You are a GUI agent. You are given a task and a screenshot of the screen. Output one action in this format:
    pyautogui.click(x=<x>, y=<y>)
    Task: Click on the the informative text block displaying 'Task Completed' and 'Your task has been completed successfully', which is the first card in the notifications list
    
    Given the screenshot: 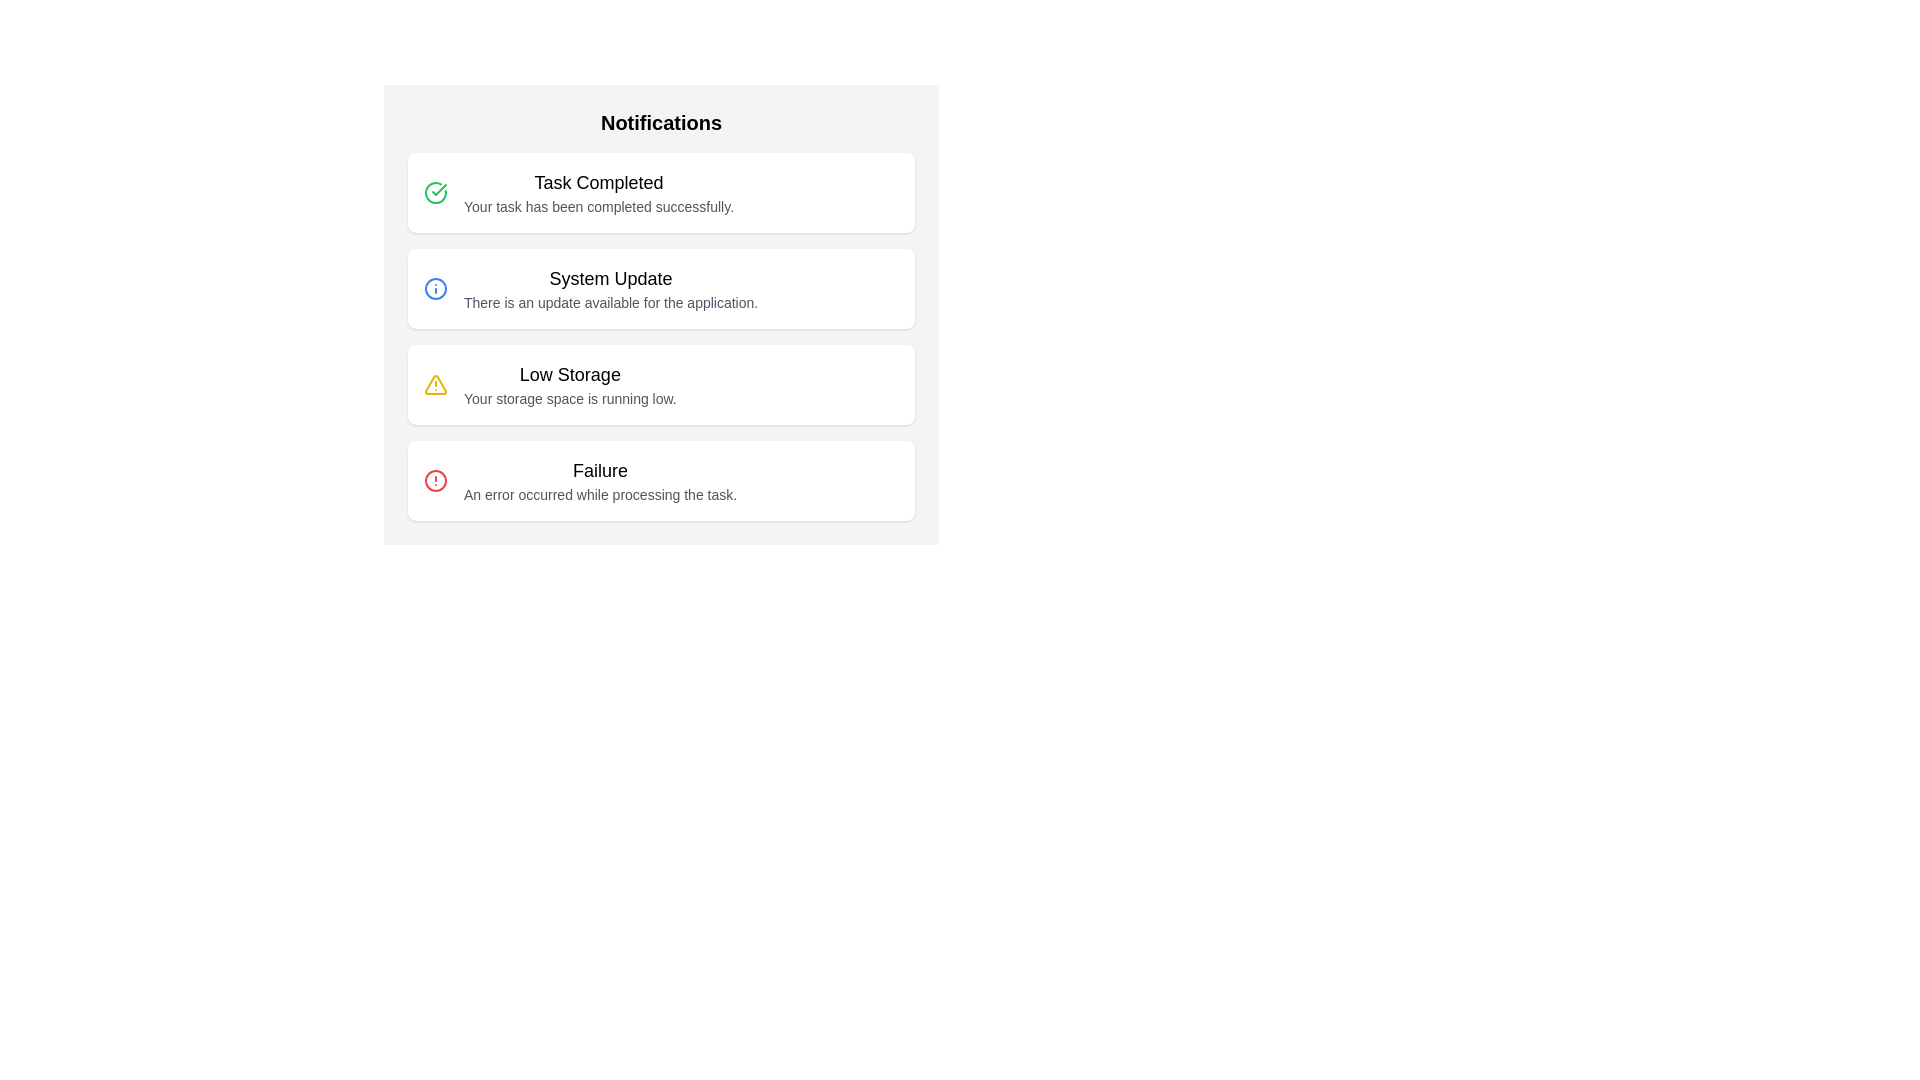 What is the action you would take?
    pyautogui.click(x=598, y=192)
    